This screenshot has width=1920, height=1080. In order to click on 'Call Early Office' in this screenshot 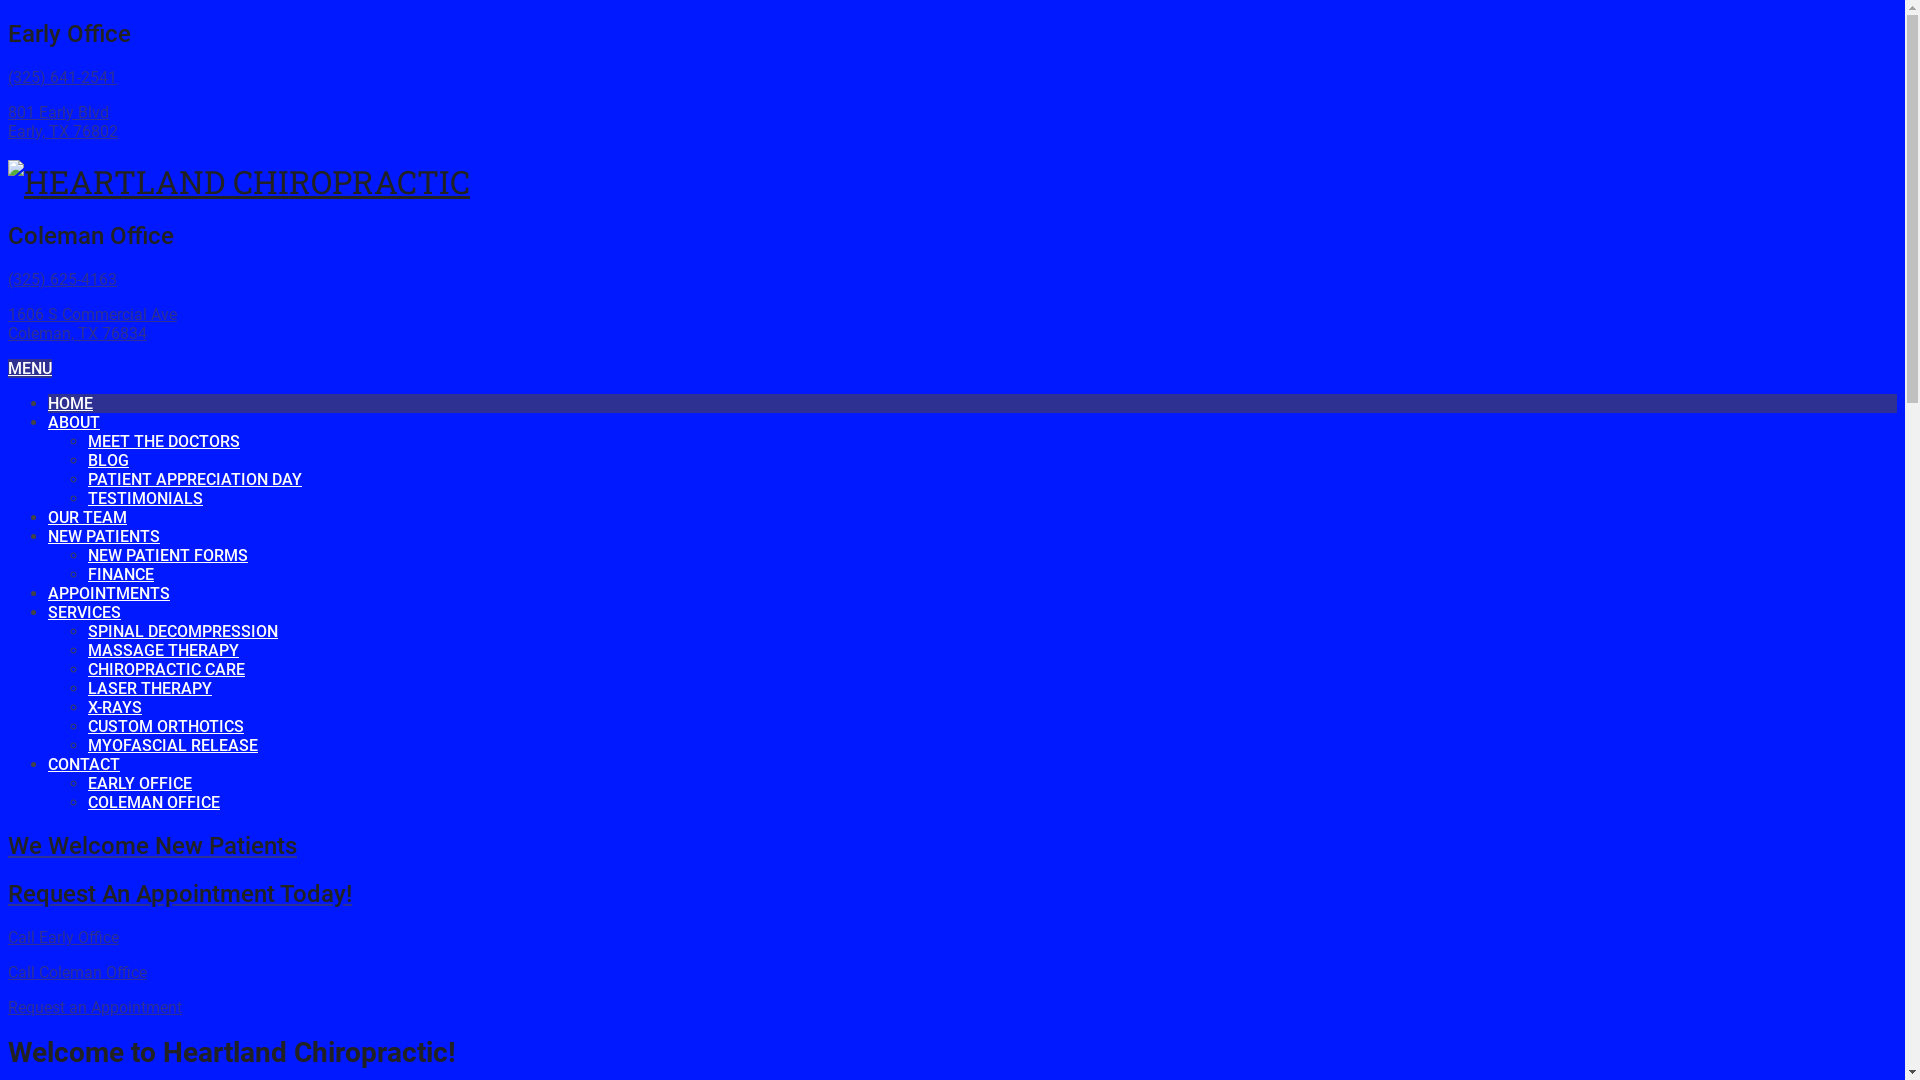, I will do `click(63, 937)`.